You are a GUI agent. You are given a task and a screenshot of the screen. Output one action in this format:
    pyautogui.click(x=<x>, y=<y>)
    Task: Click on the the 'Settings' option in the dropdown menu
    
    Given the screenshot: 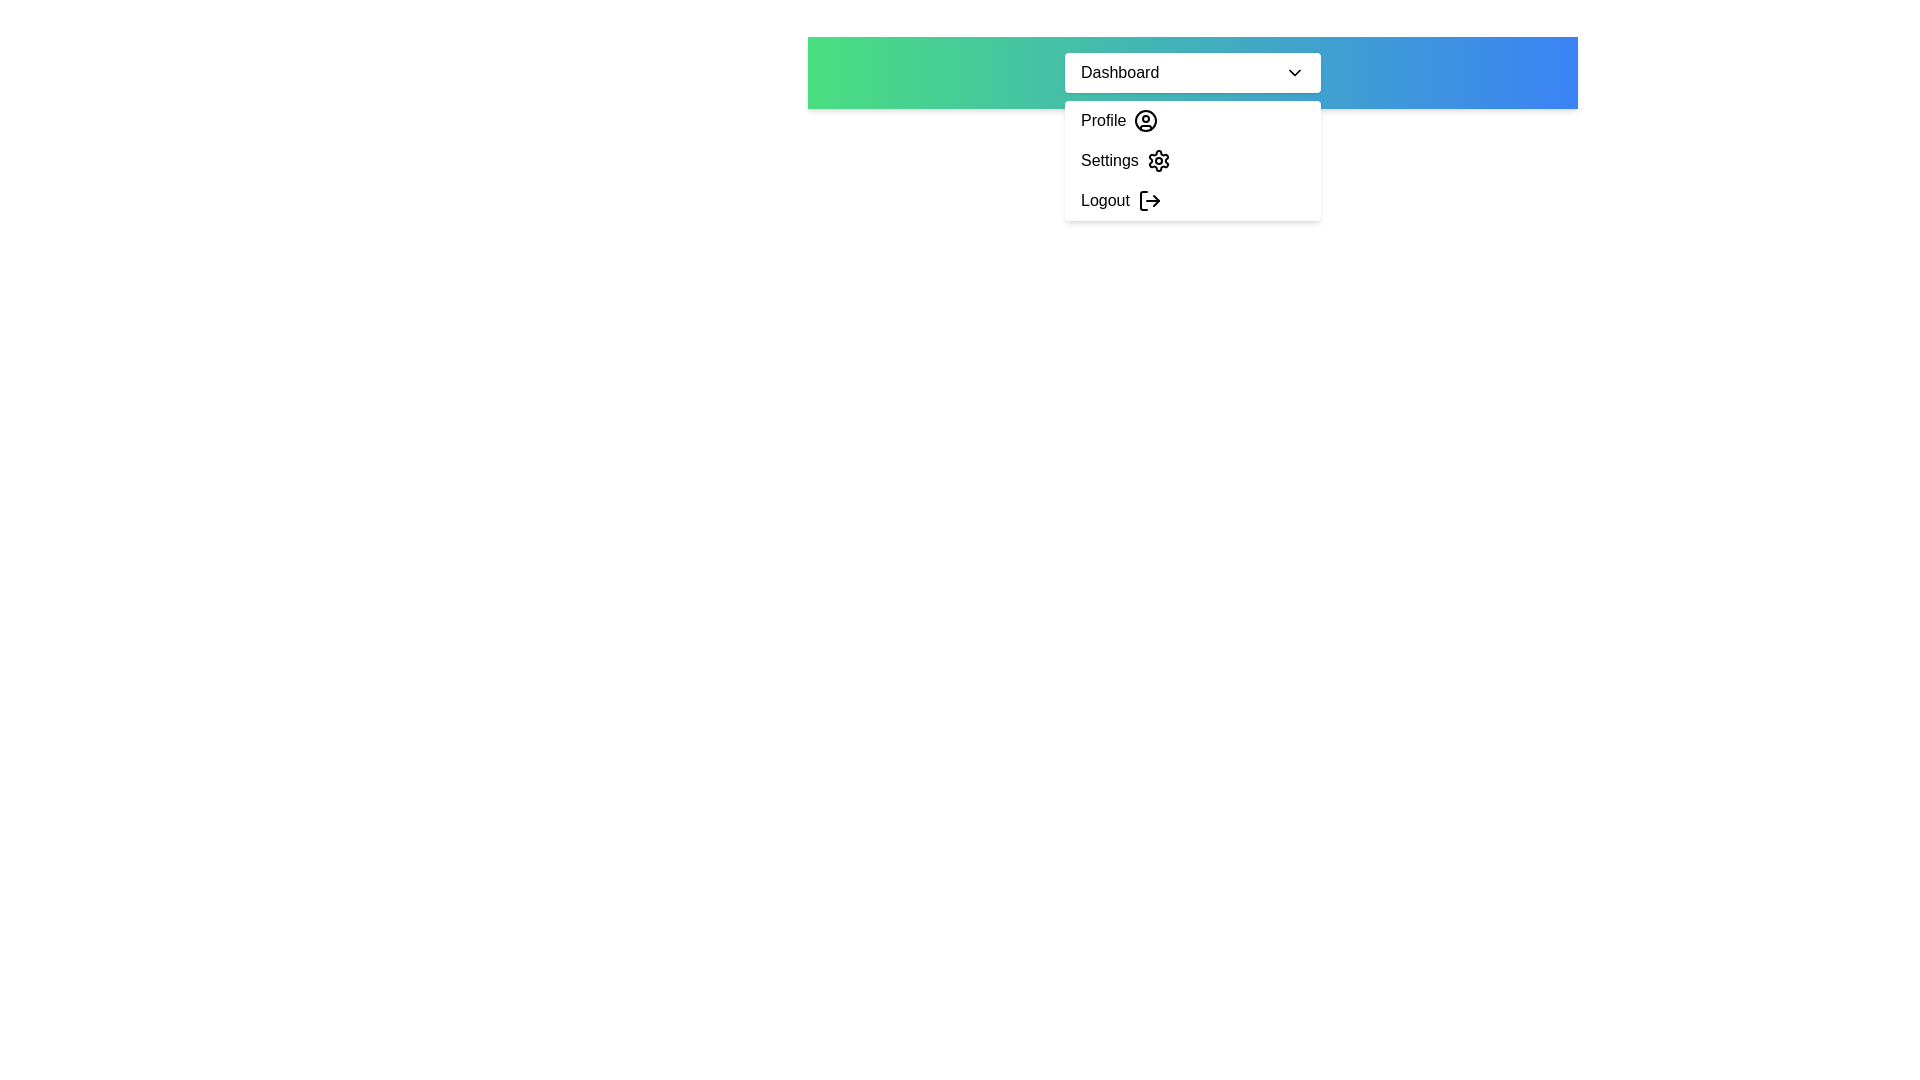 What is the action you would take?
    pyautogui.click(x=1193, y=160)
    